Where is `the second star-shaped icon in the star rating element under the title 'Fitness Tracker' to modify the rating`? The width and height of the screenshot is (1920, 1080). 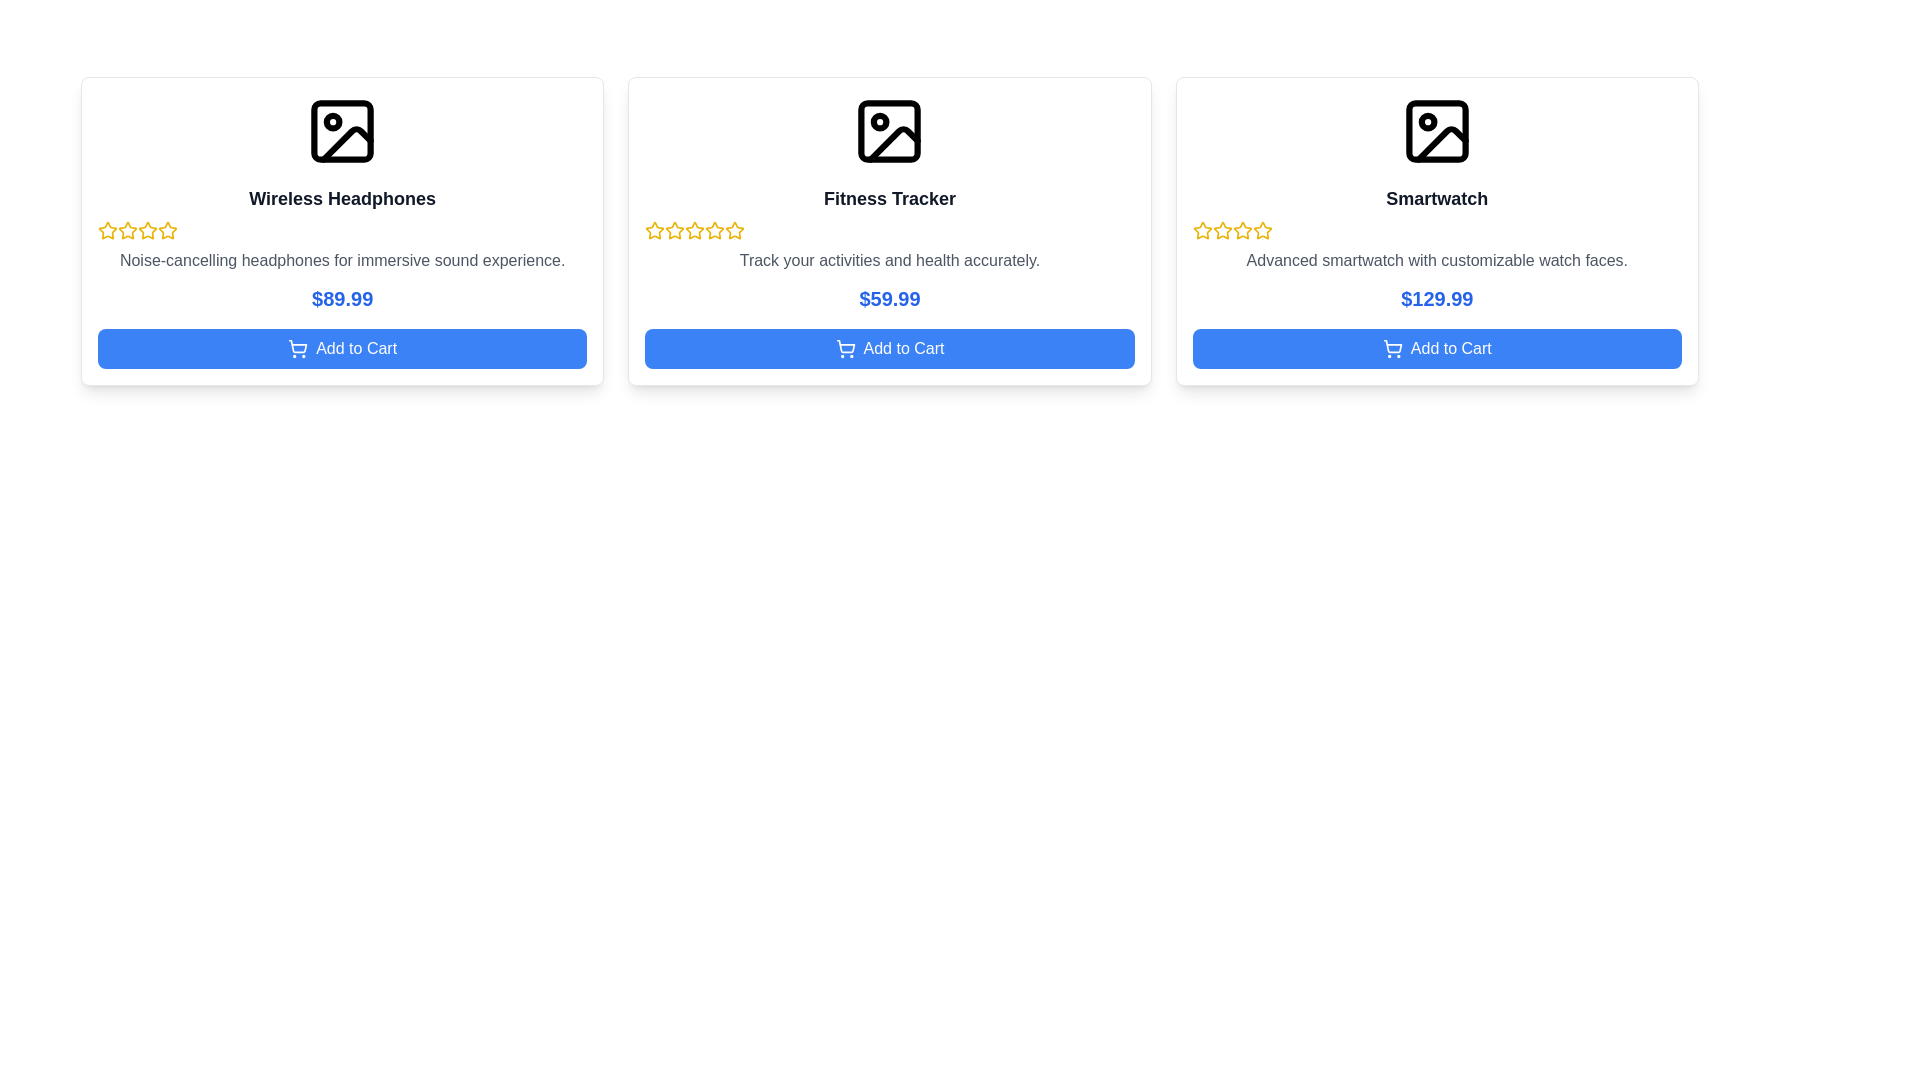 the second star-shaped icon in the star rating element under the title 'Fitness Tracker' to modify the rating is located at coordinates (715, 229).